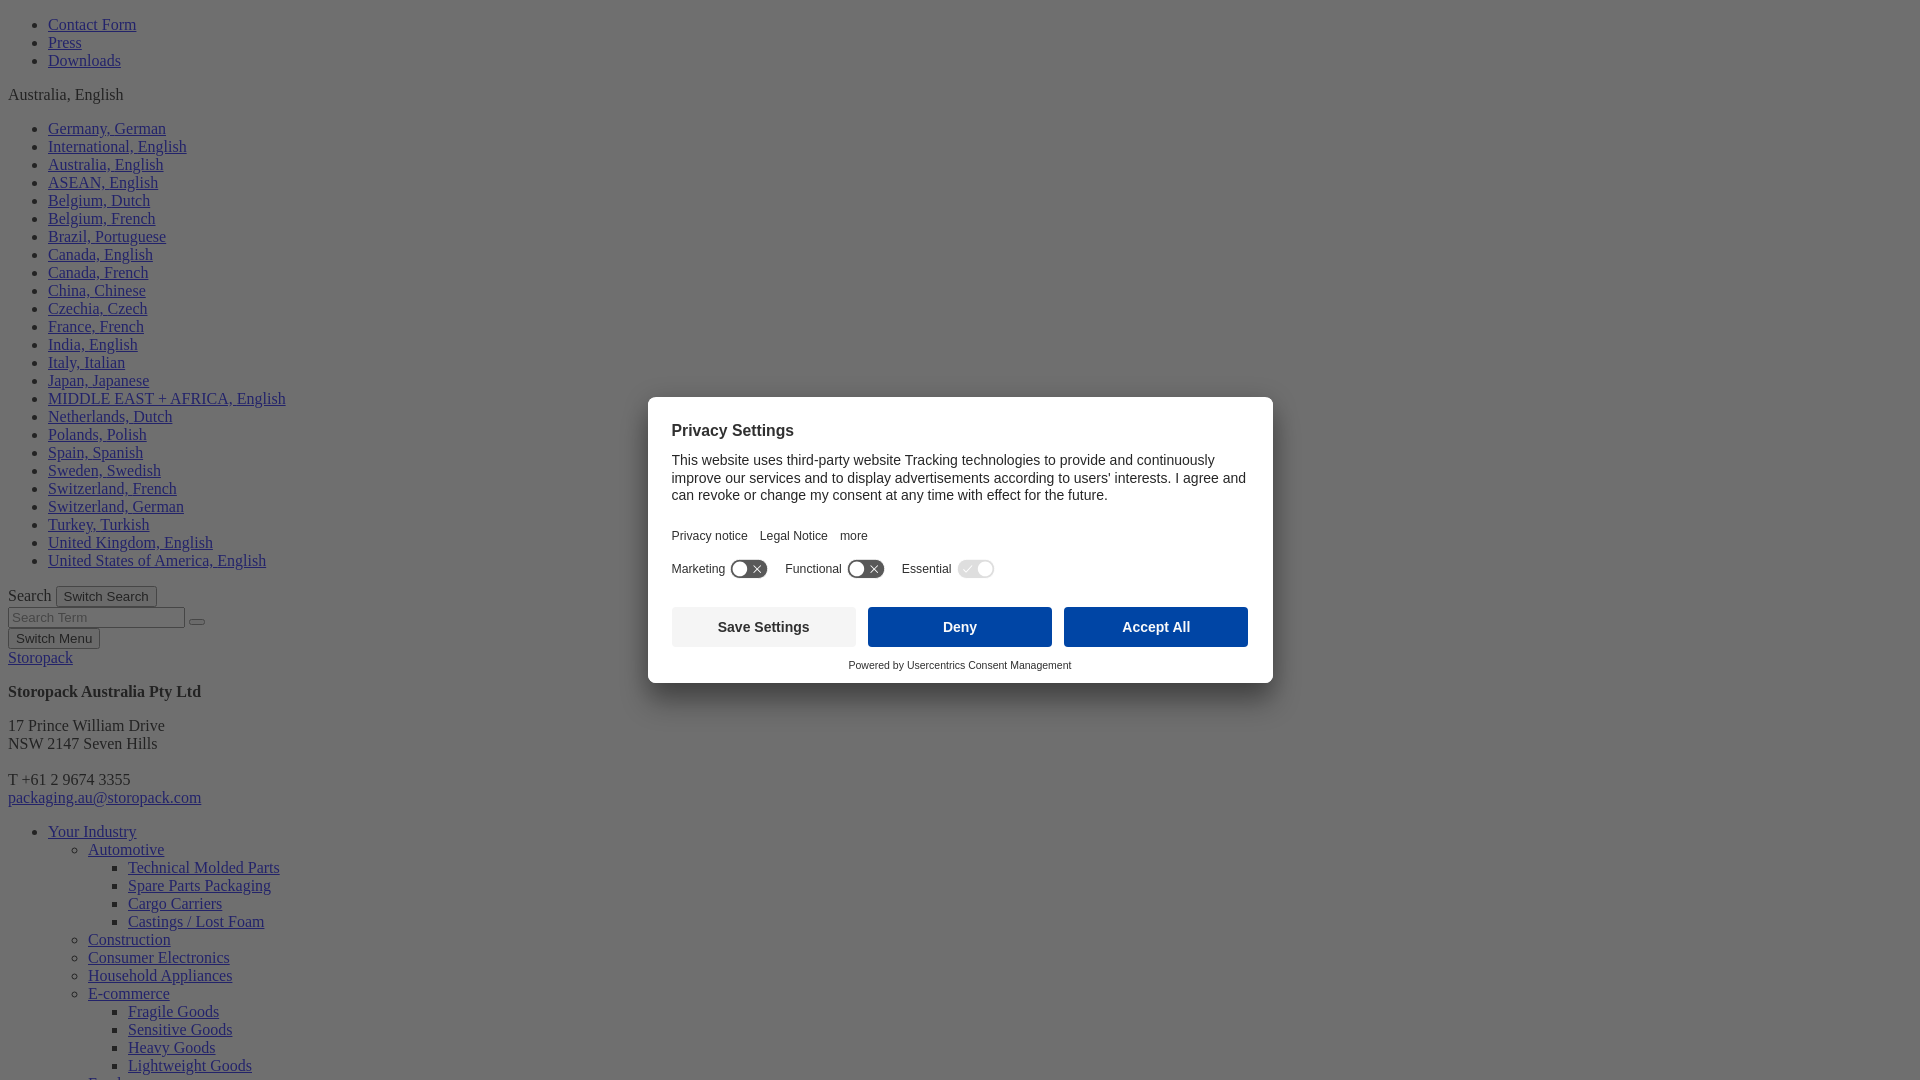 This screenshot has width=1920, height=1080. What do you see at coordinates (48, 452) in the screenshot?
I see `'Spain, Spanish'` at bounding box center [48, 452].